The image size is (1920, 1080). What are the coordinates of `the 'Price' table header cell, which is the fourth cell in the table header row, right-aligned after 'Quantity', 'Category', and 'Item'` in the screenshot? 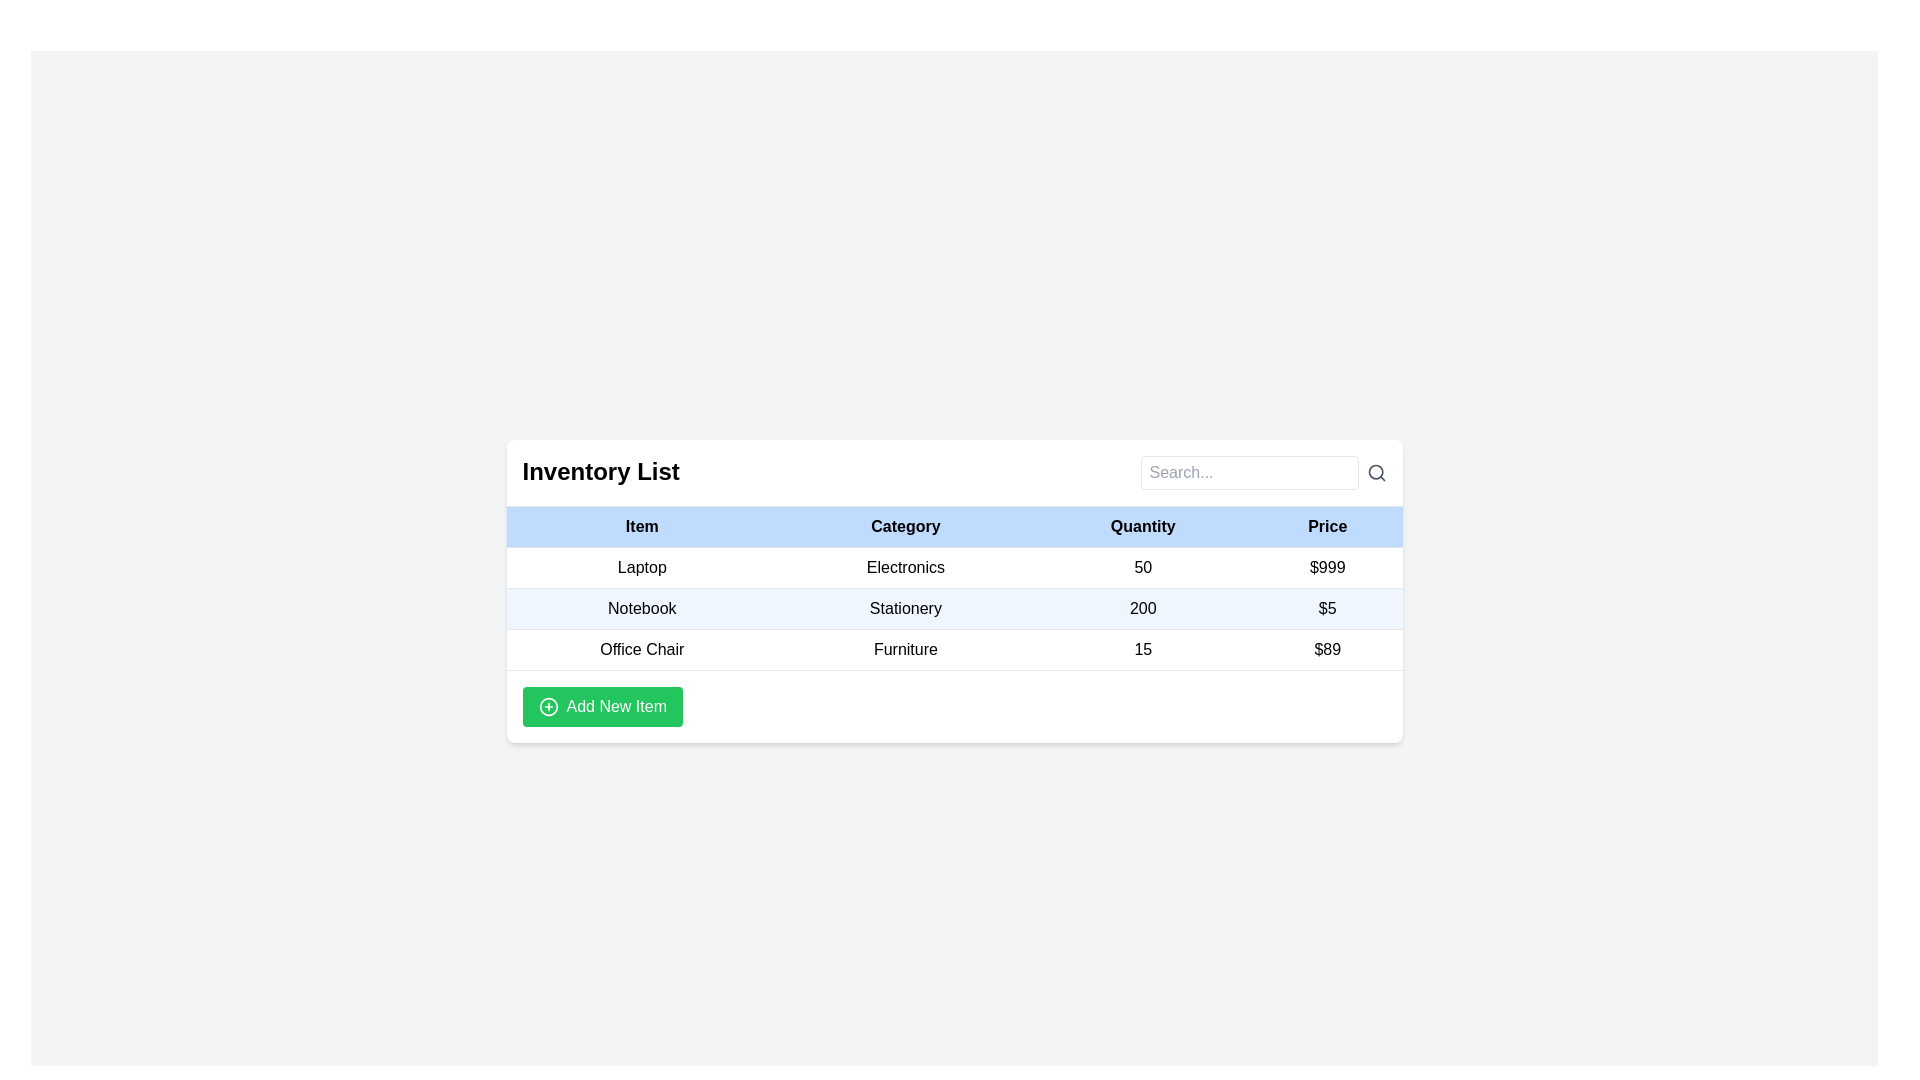 It's located at (1327, 525).